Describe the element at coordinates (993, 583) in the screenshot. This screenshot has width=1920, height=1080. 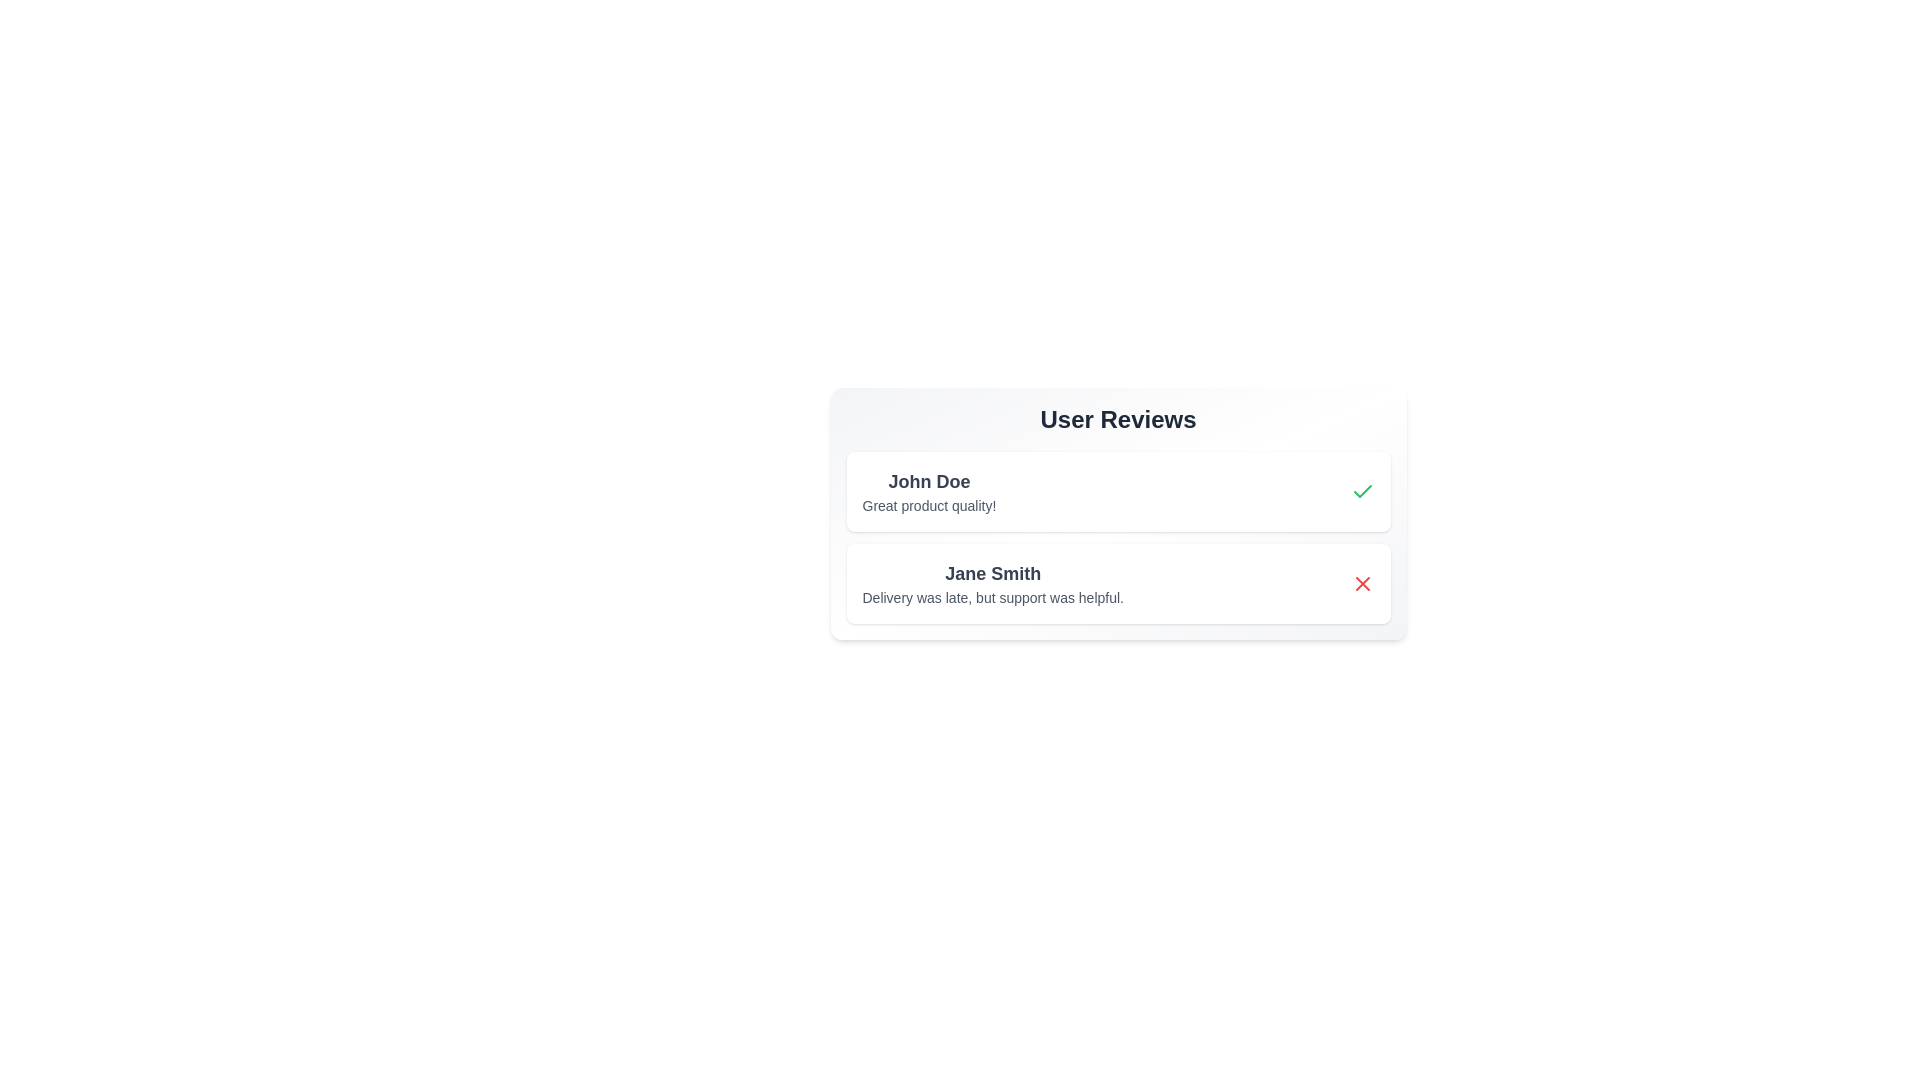
I see `the text block displaying 'Jane Smith' and the message about delivery within the second user review card` at that location.